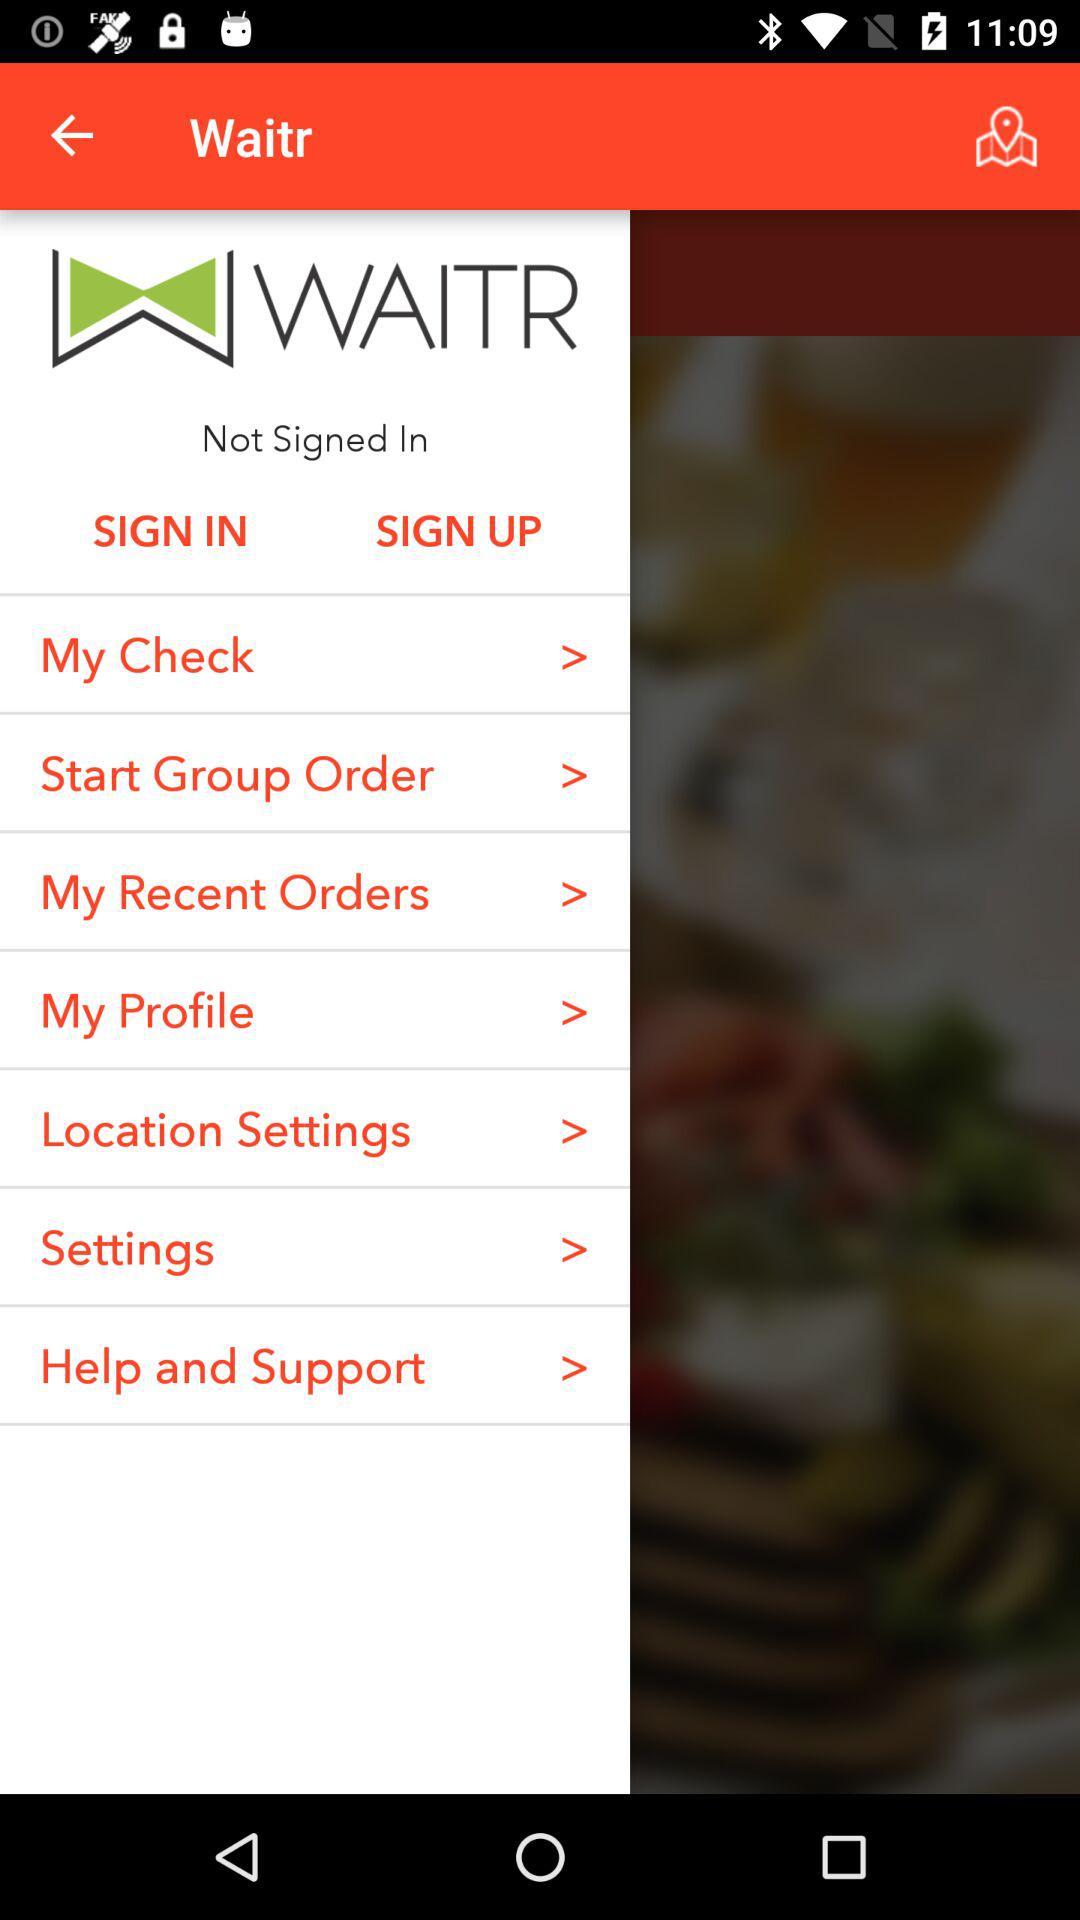  I want to click on the item to the right of the help and support, so click(574, 1245).